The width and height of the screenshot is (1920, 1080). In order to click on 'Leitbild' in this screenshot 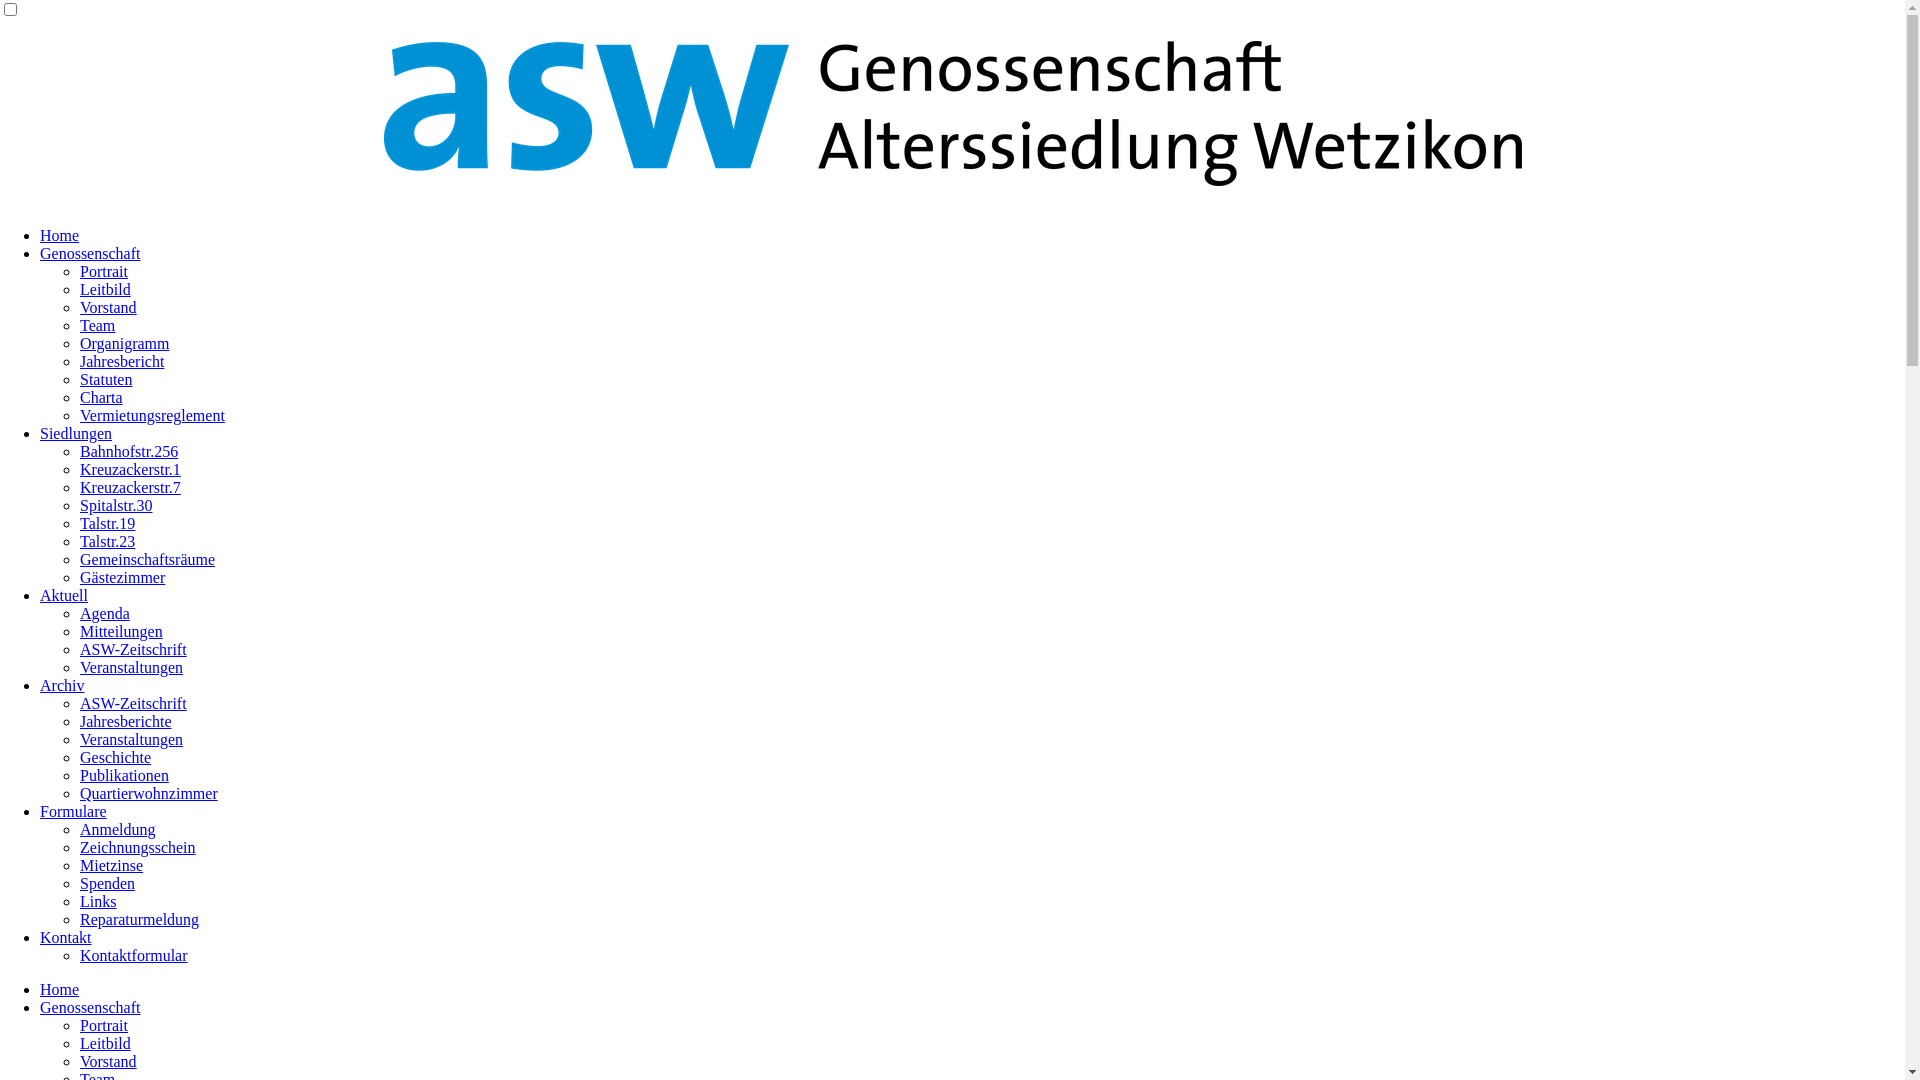, I will do `click(104, 1042)`.